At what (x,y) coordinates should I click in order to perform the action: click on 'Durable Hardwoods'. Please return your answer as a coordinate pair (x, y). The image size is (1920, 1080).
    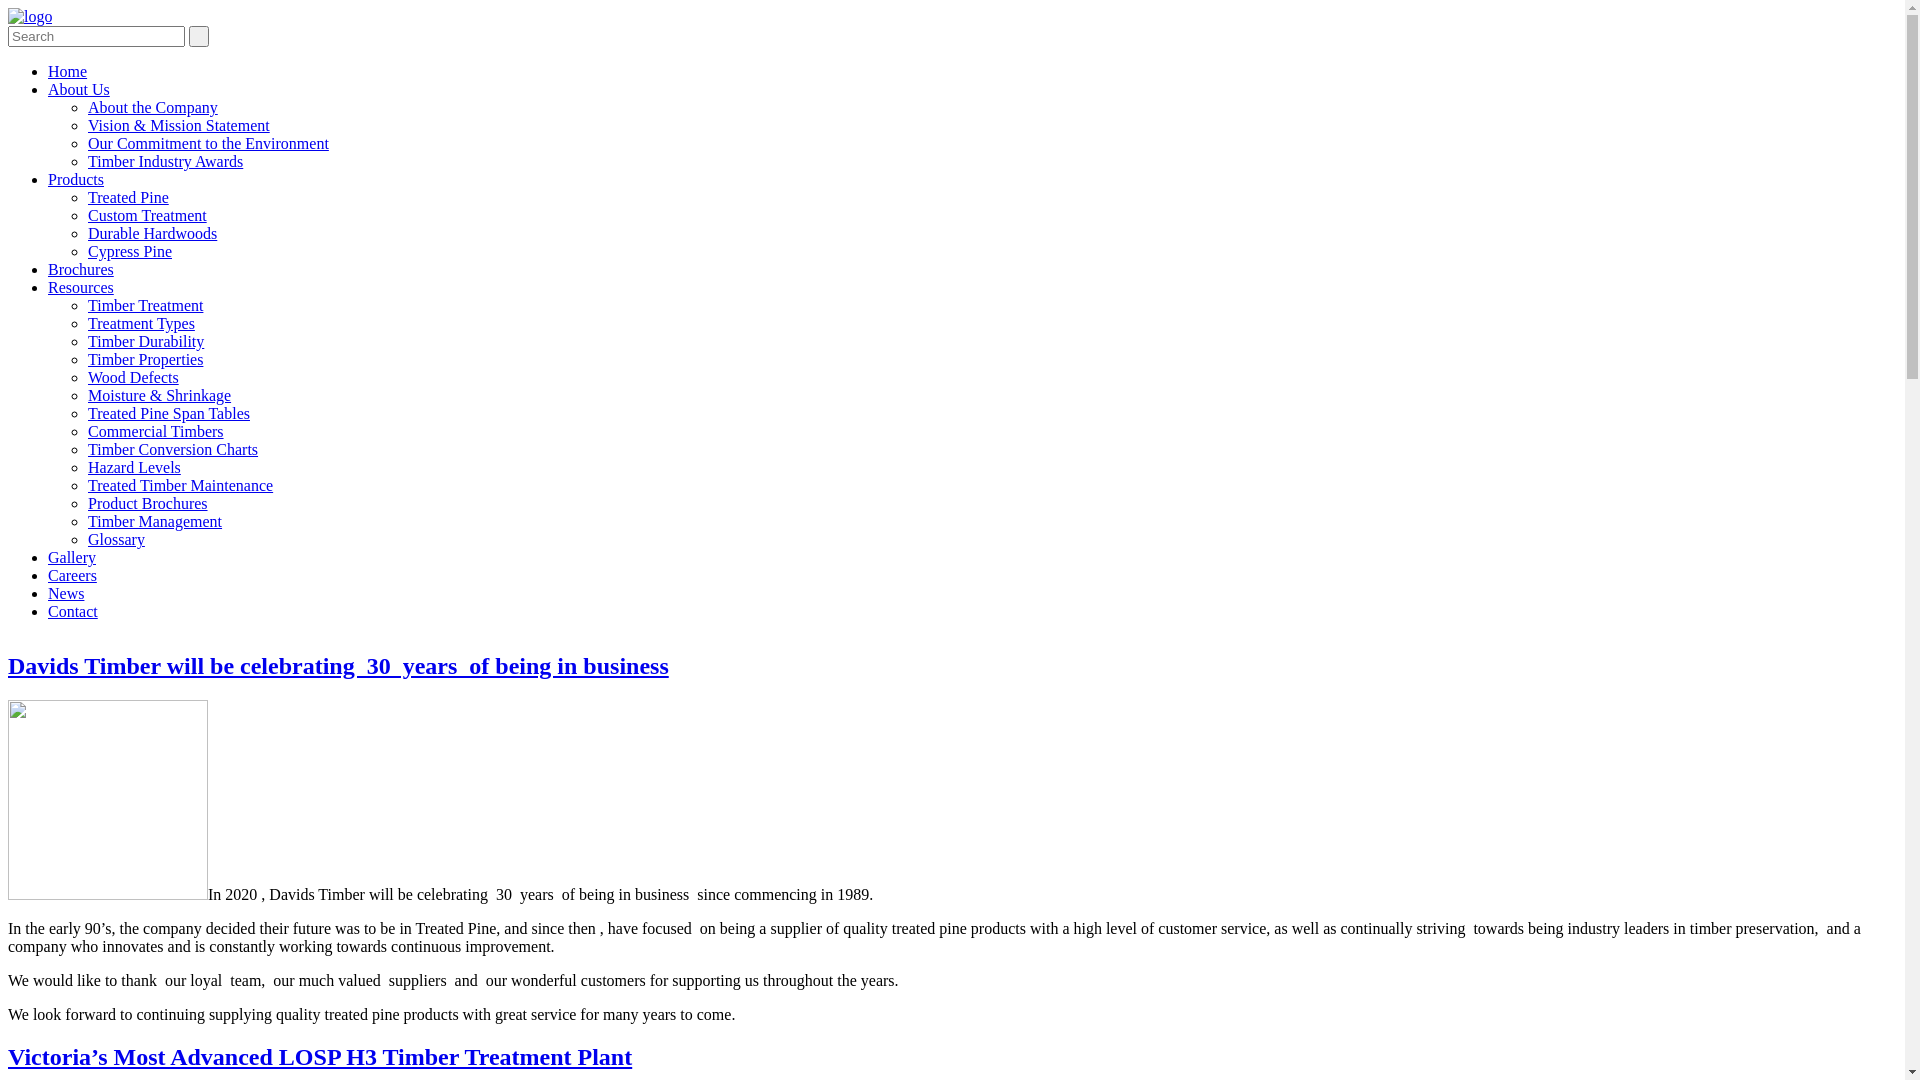
    Looking at the image, I should click on (151, 232).